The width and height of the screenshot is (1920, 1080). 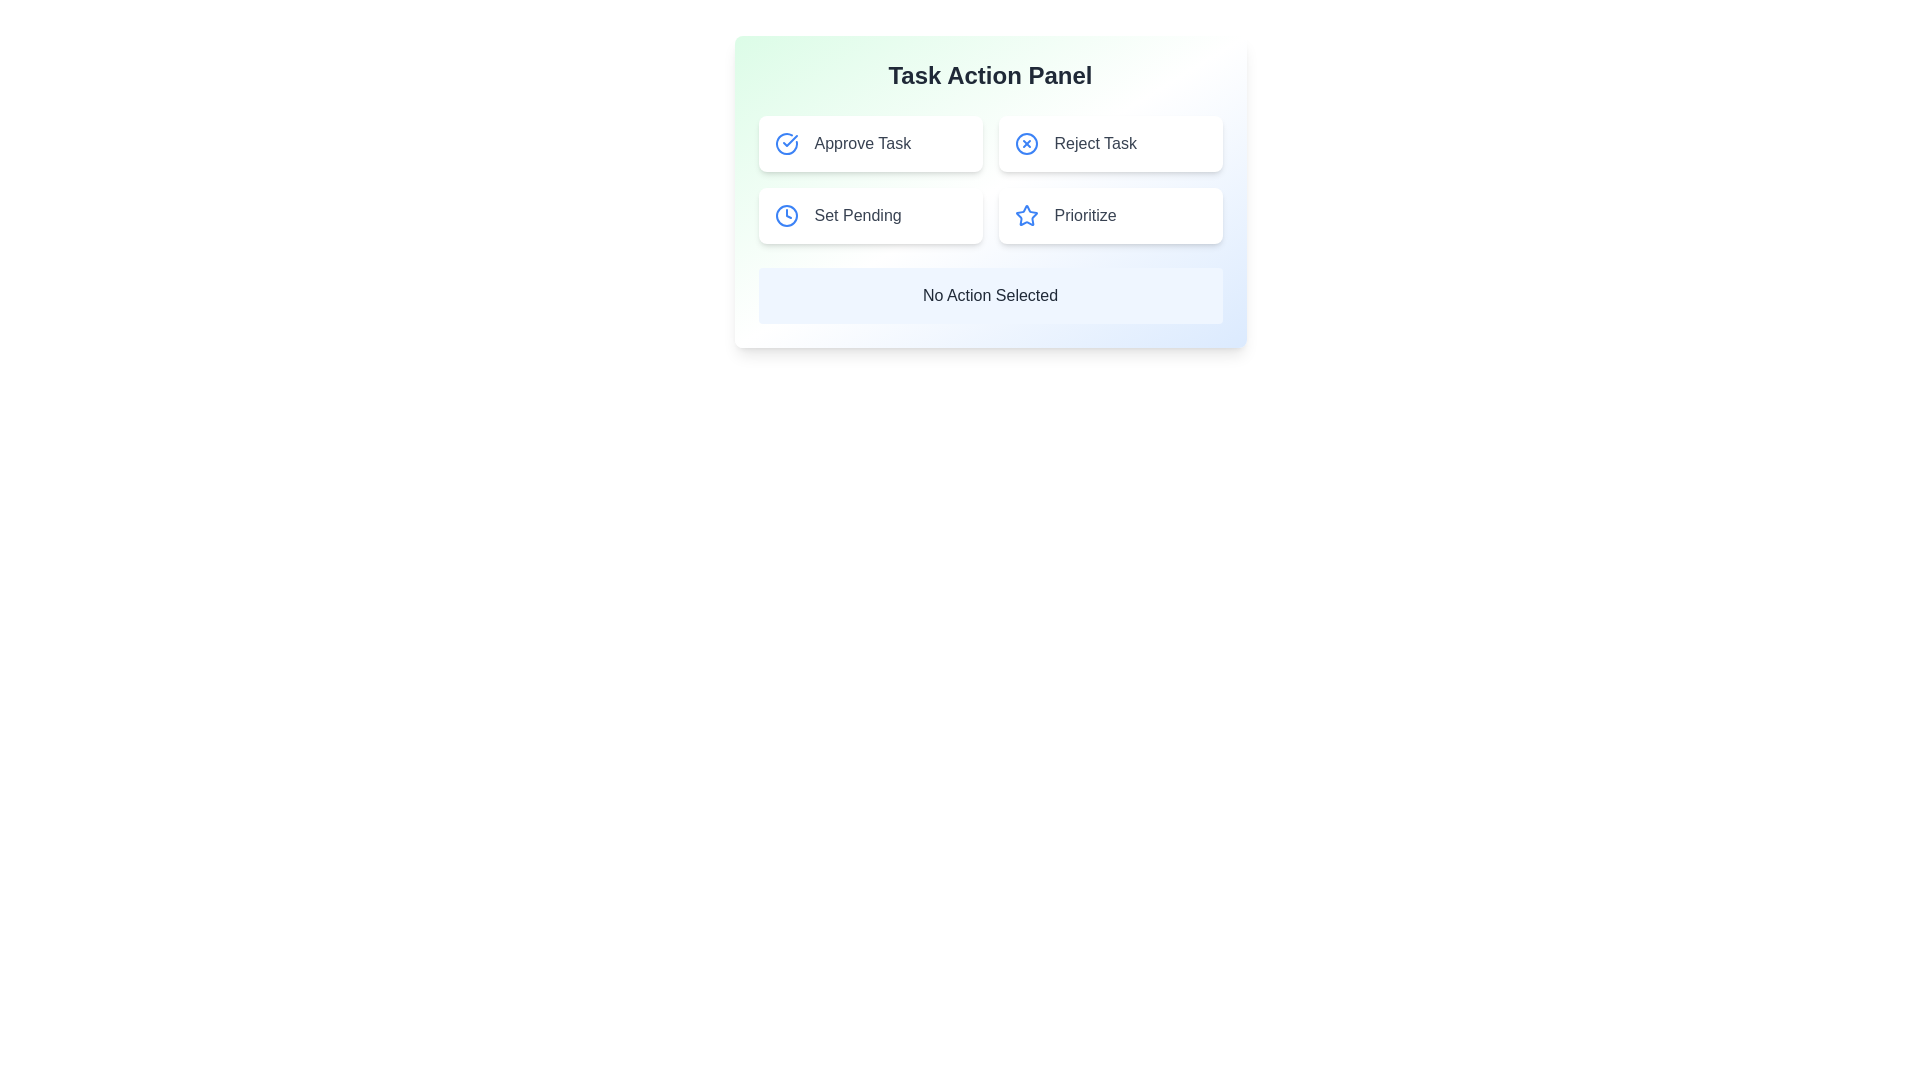 I want to click on the 'Approve Task' text label, which is displayed in gray font within a rounded rectangular button on the Task Action Panel, so click(x=862, y=142).